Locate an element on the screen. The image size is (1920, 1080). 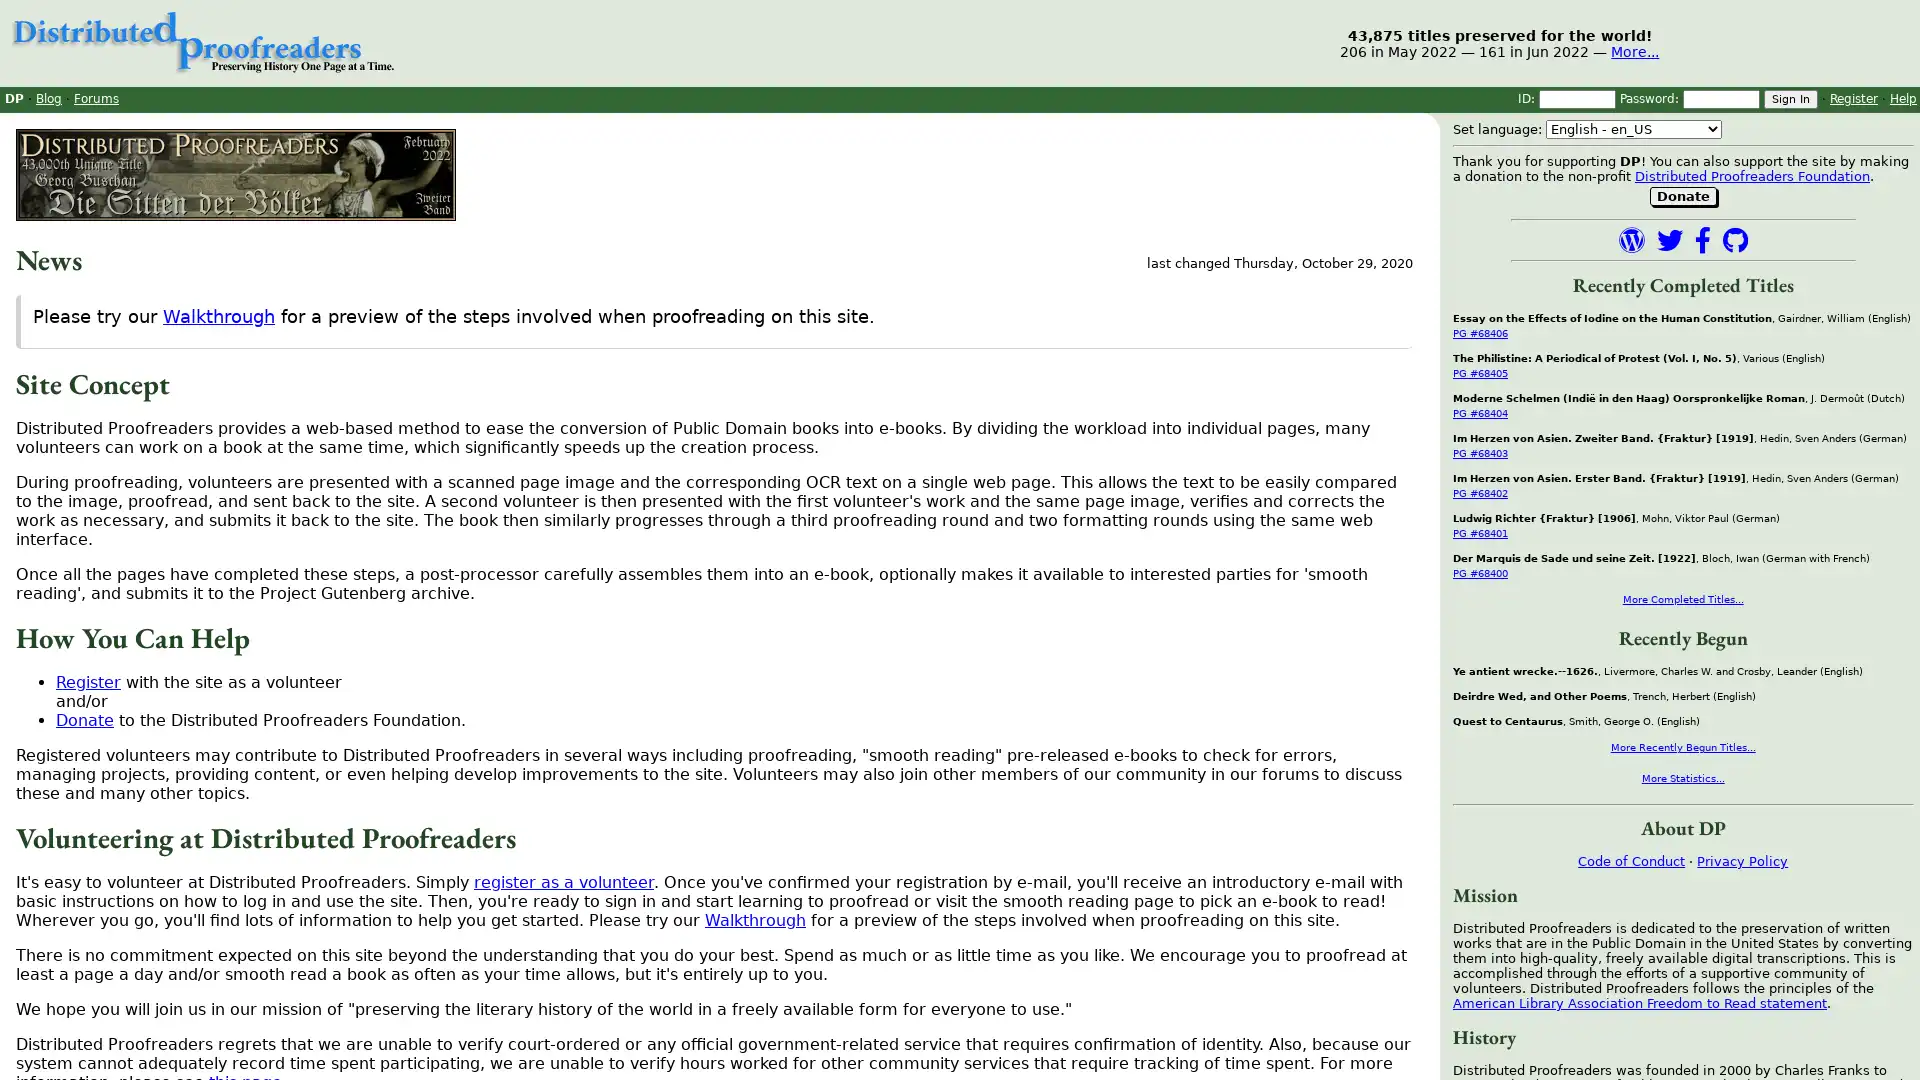
Donate is located at coordinates (1681, 195).